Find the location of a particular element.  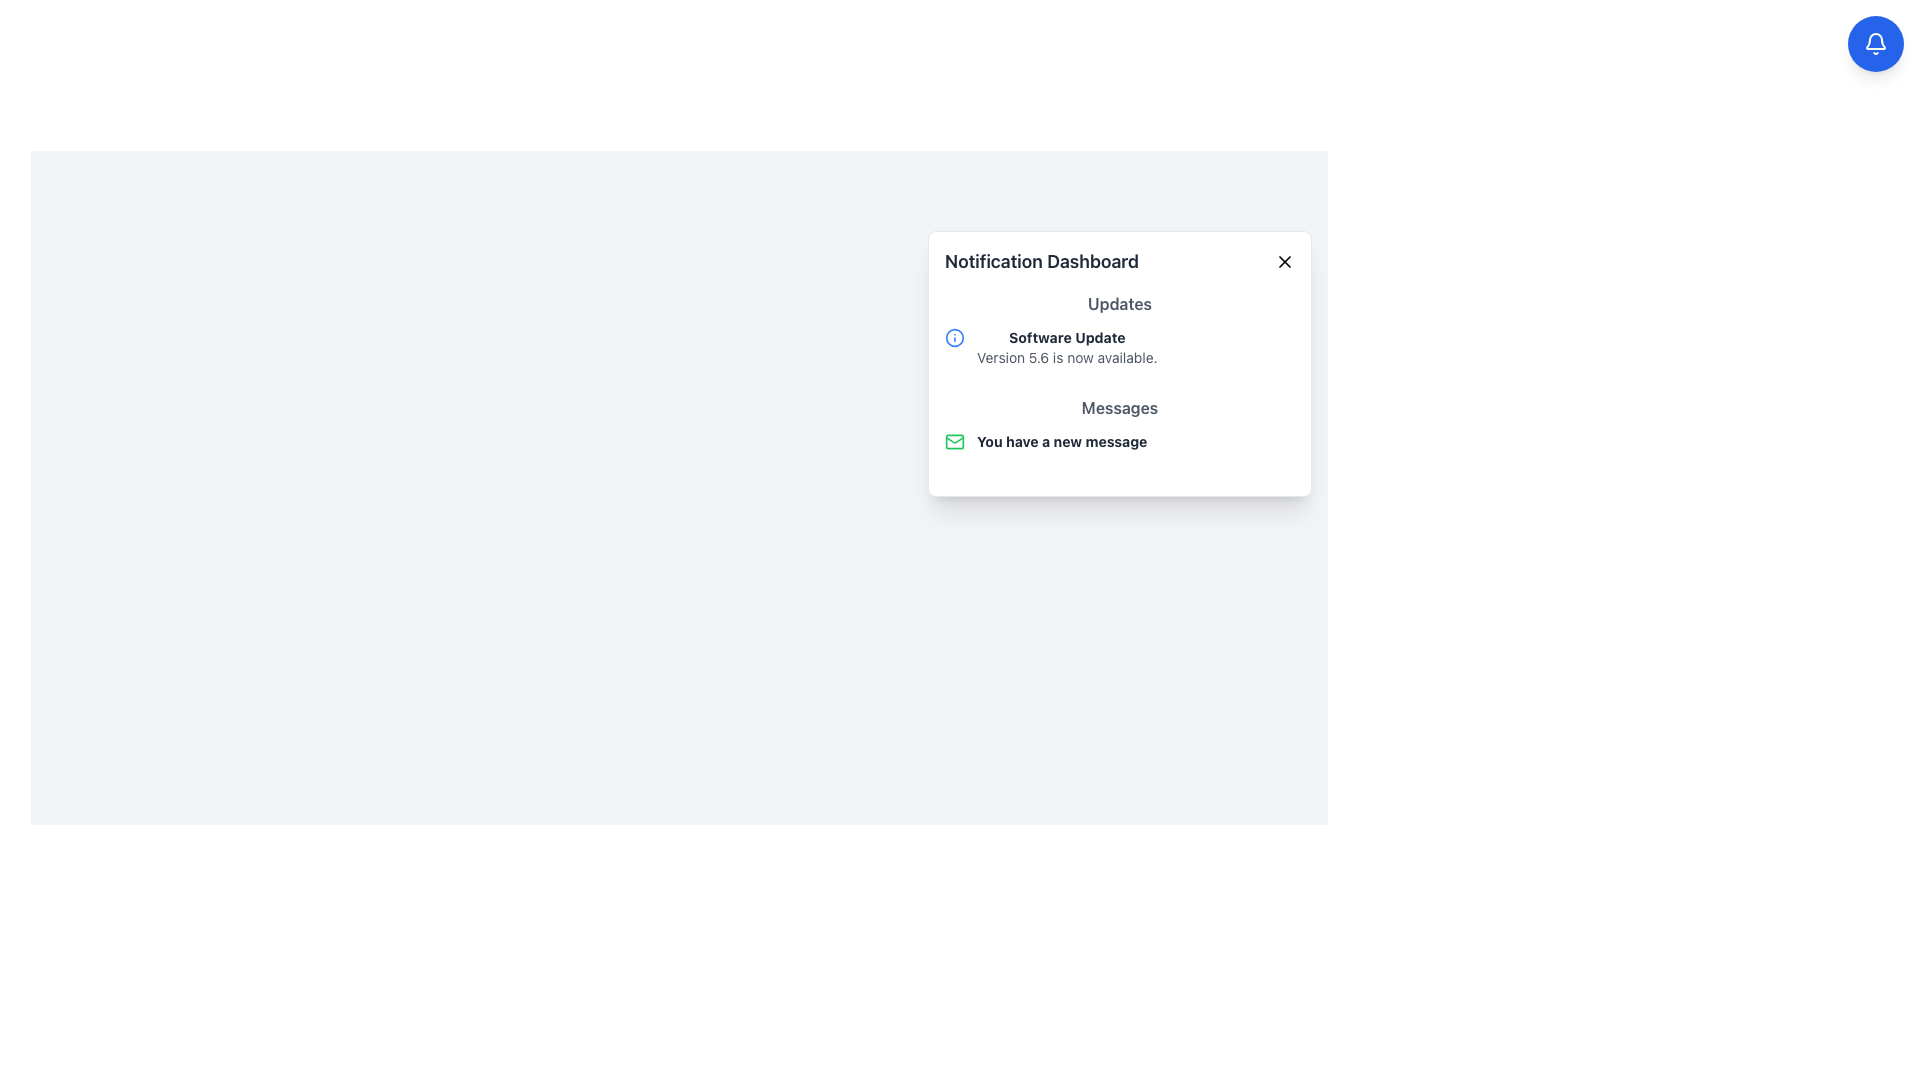

the bold text label displaying 'Software Update' in dark gray, located within the notification card below the 'Updates' header is located at coordinates (1066, 337).